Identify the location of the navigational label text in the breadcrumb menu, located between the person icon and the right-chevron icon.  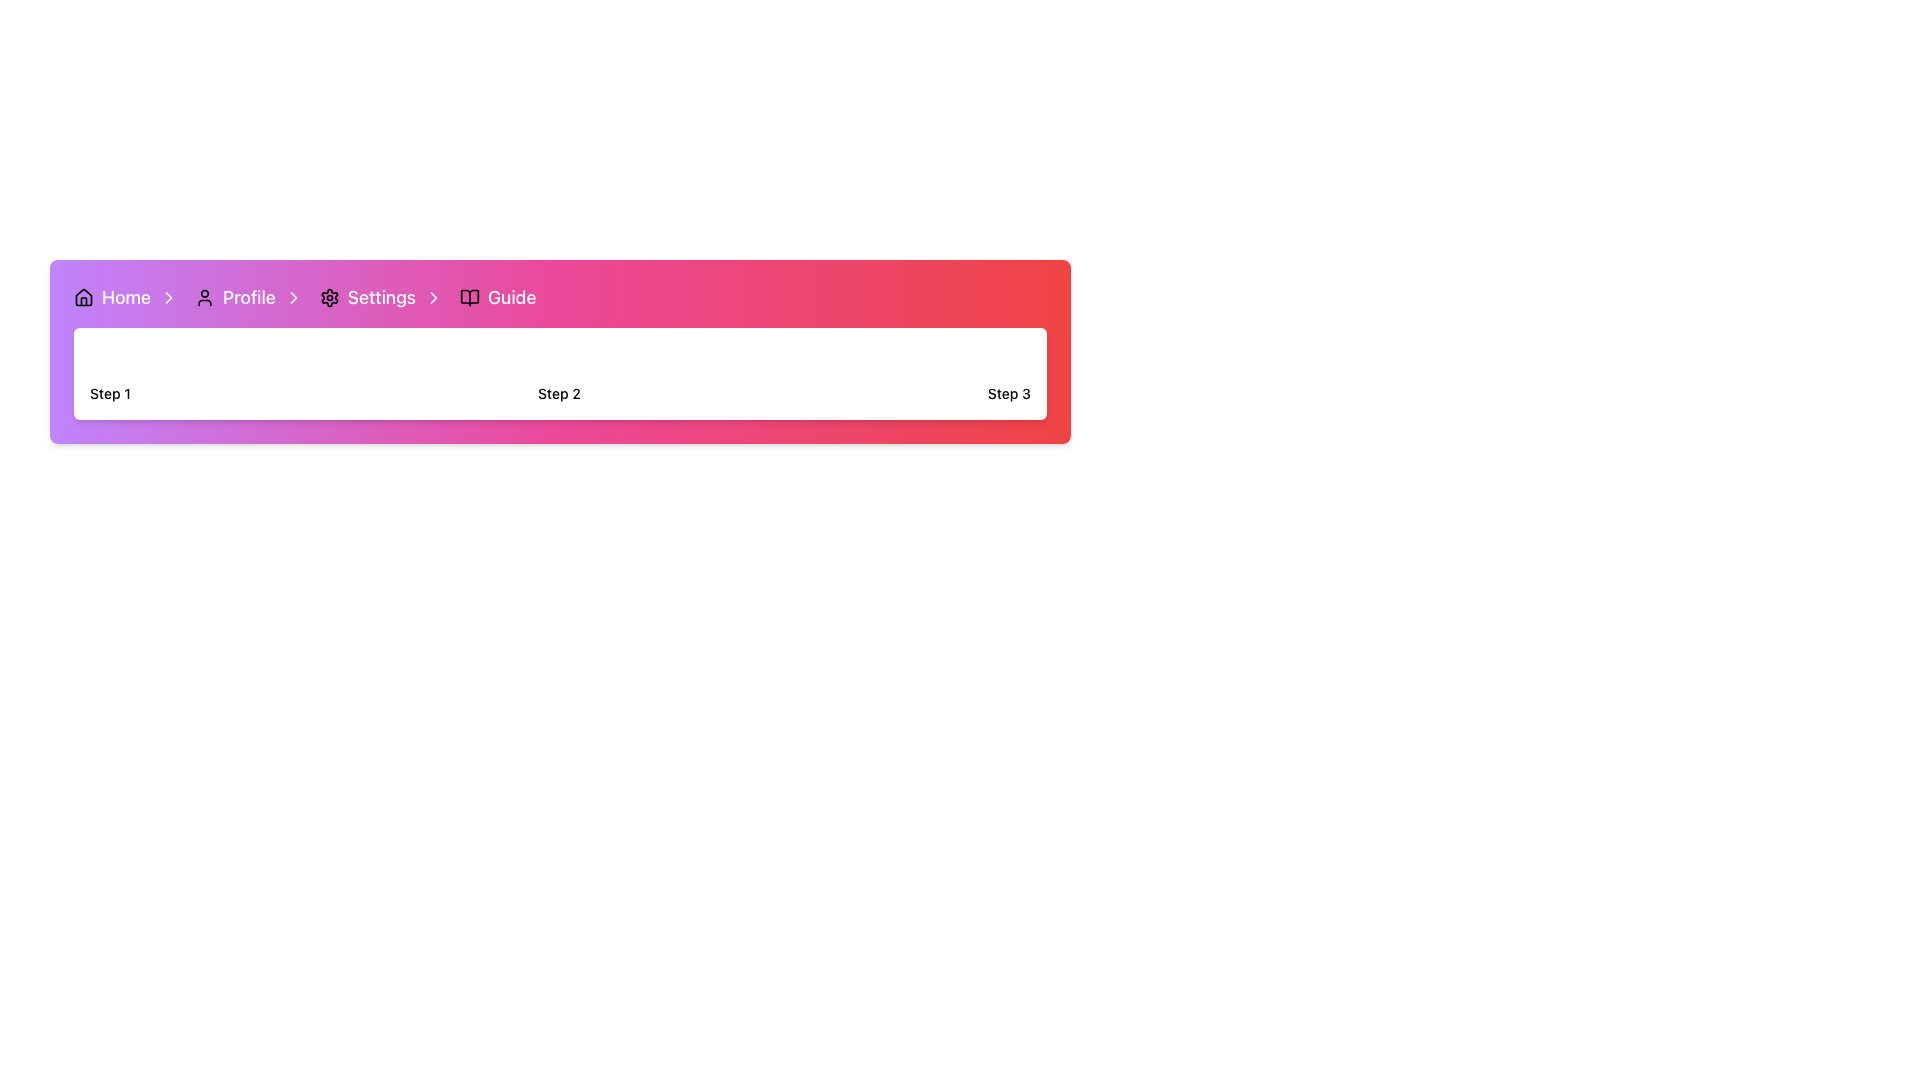
(248, 297).